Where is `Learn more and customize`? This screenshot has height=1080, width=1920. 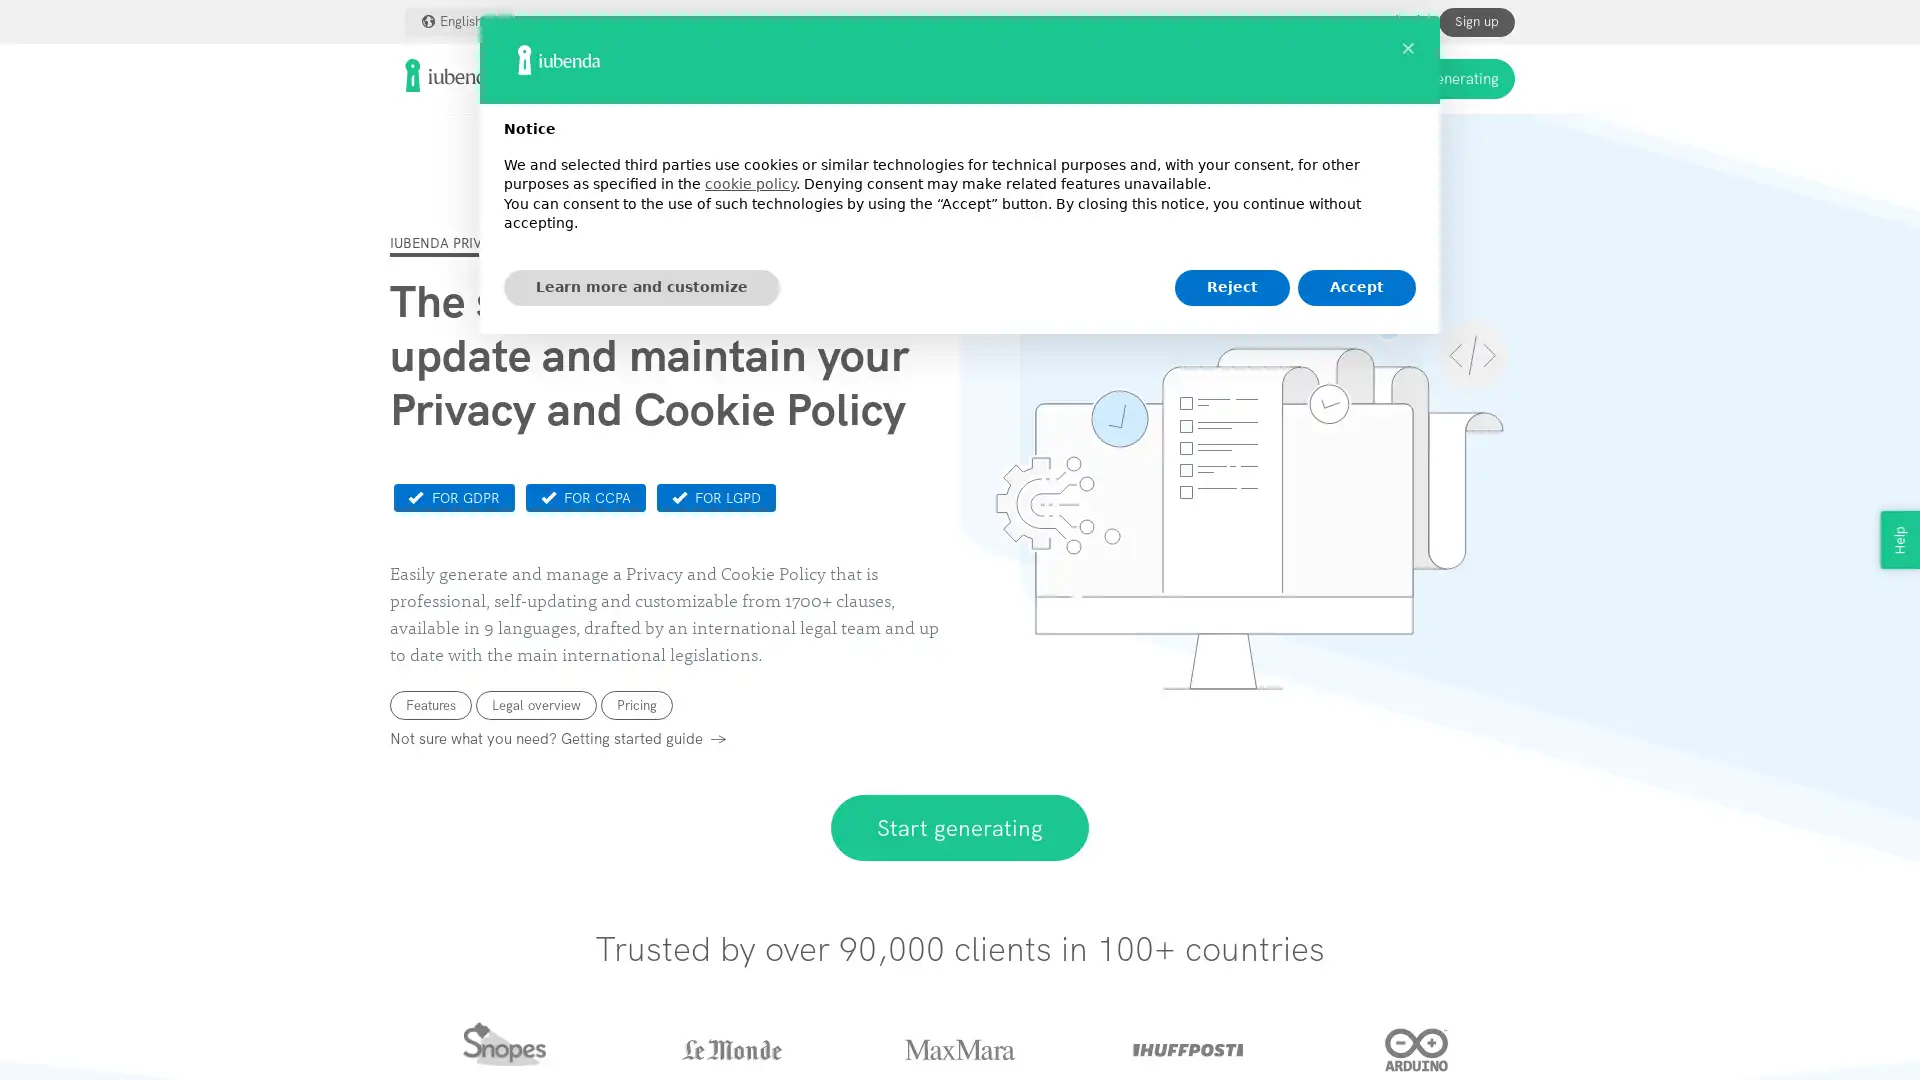
Learn more and customize is located at coordinates (642, 286).